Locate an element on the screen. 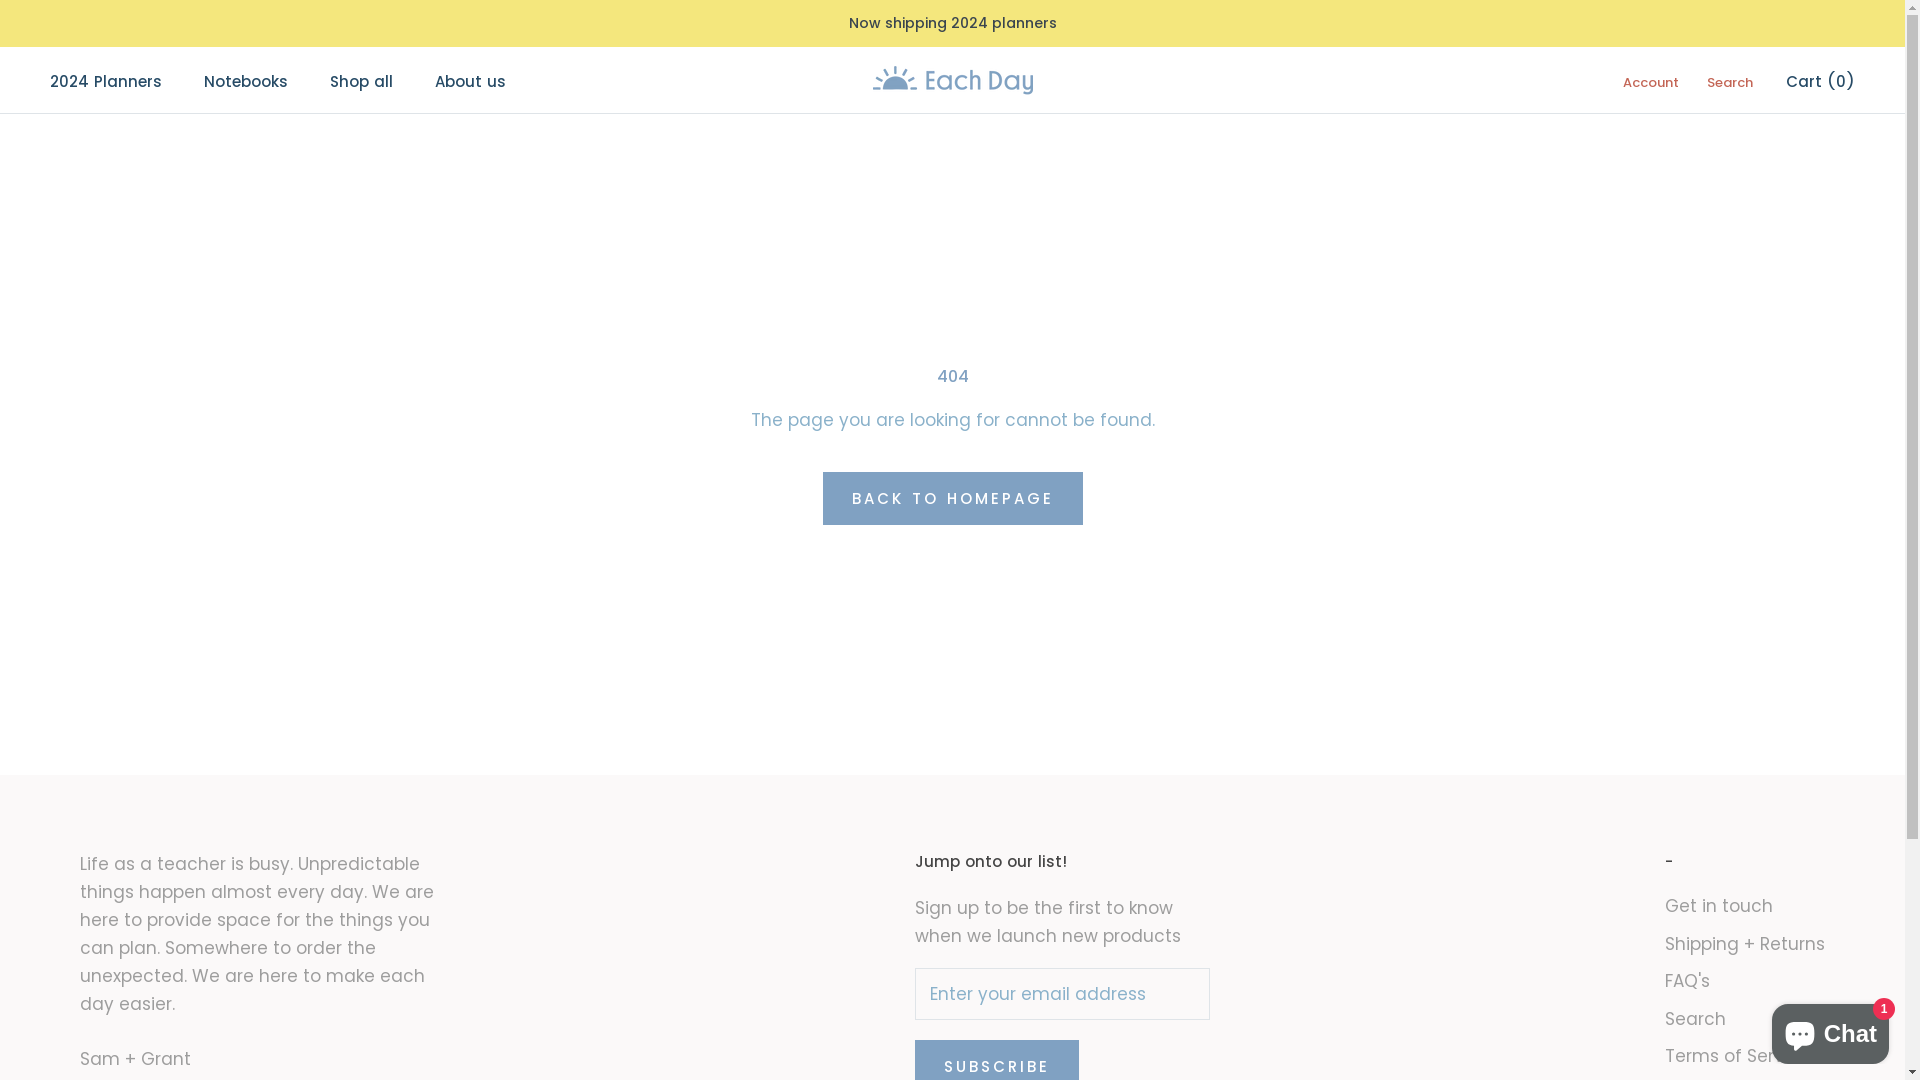 Image resolution: width=1920 pixels, height=1080 pixels. 'Shopify online store chat' is located at coordinates (1830, 1029).